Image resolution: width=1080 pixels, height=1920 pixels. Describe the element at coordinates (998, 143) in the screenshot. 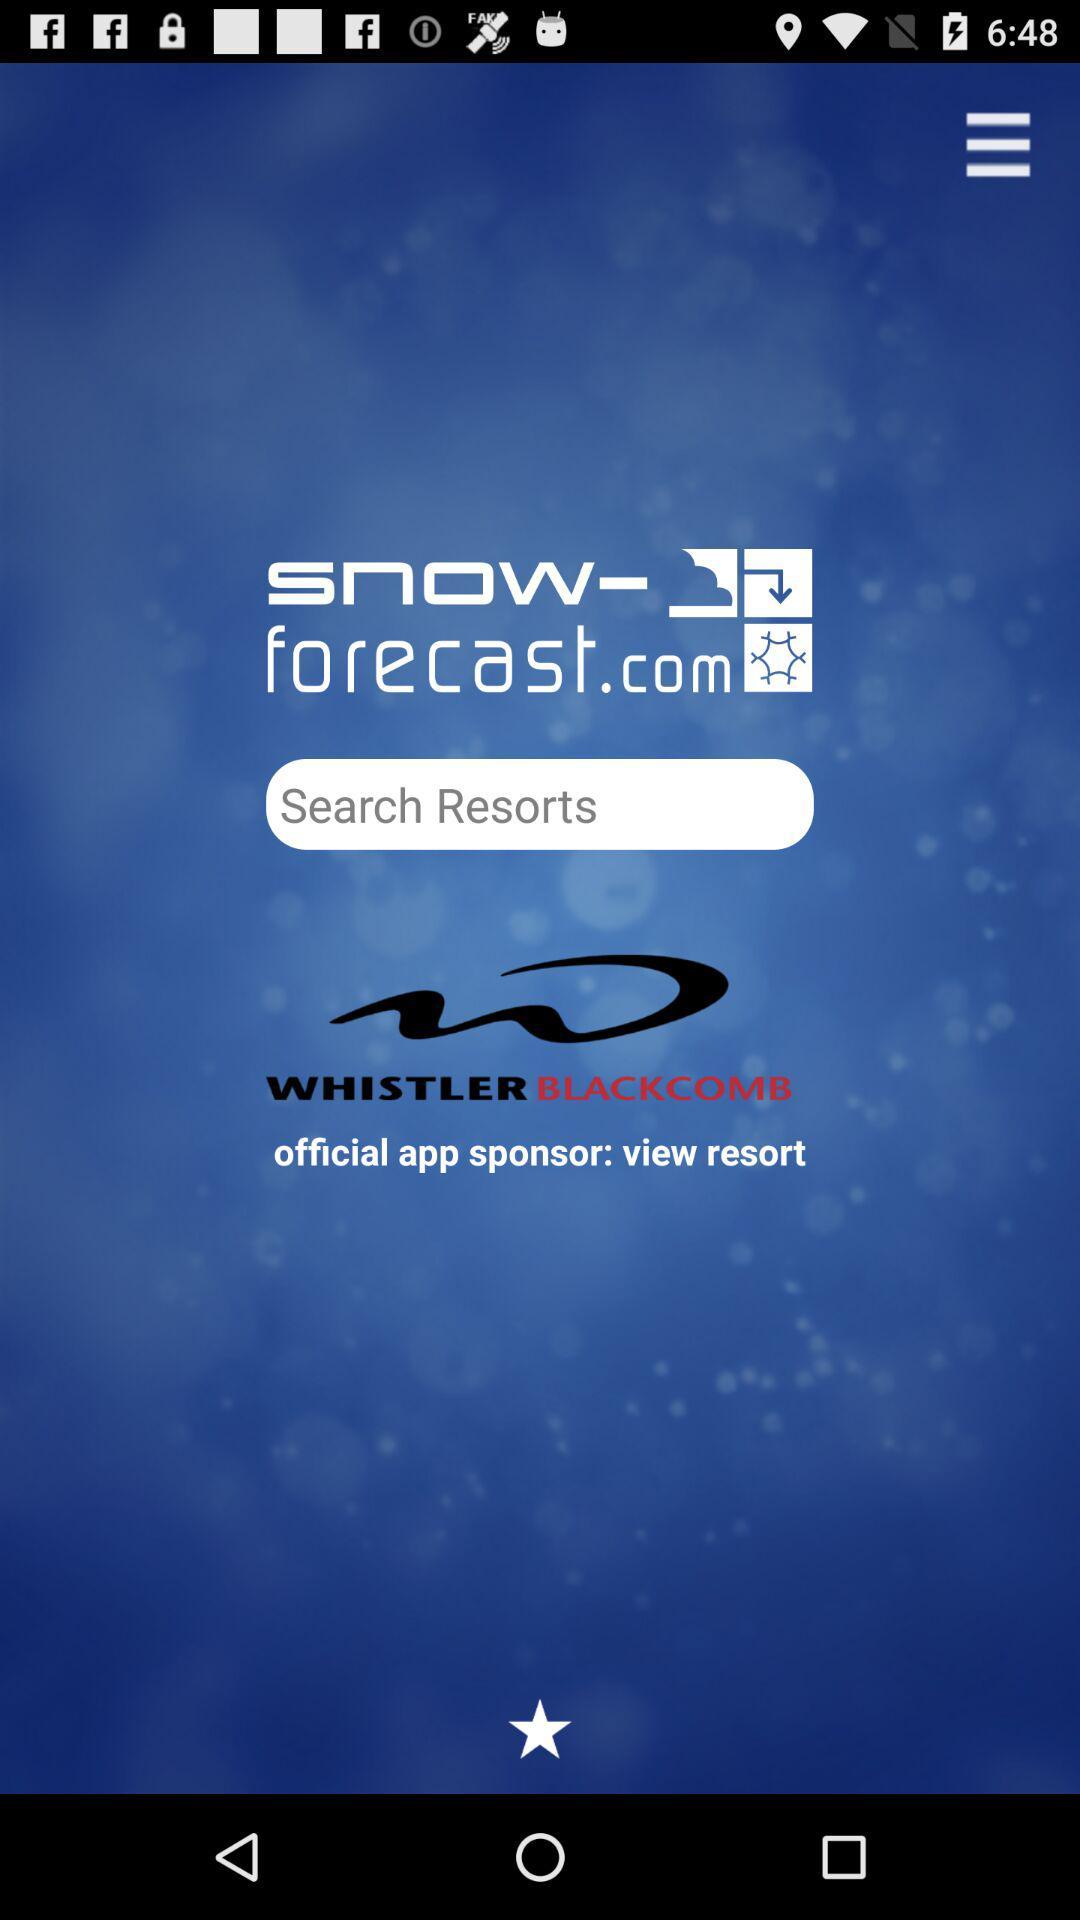

I see `see menu` at that location.